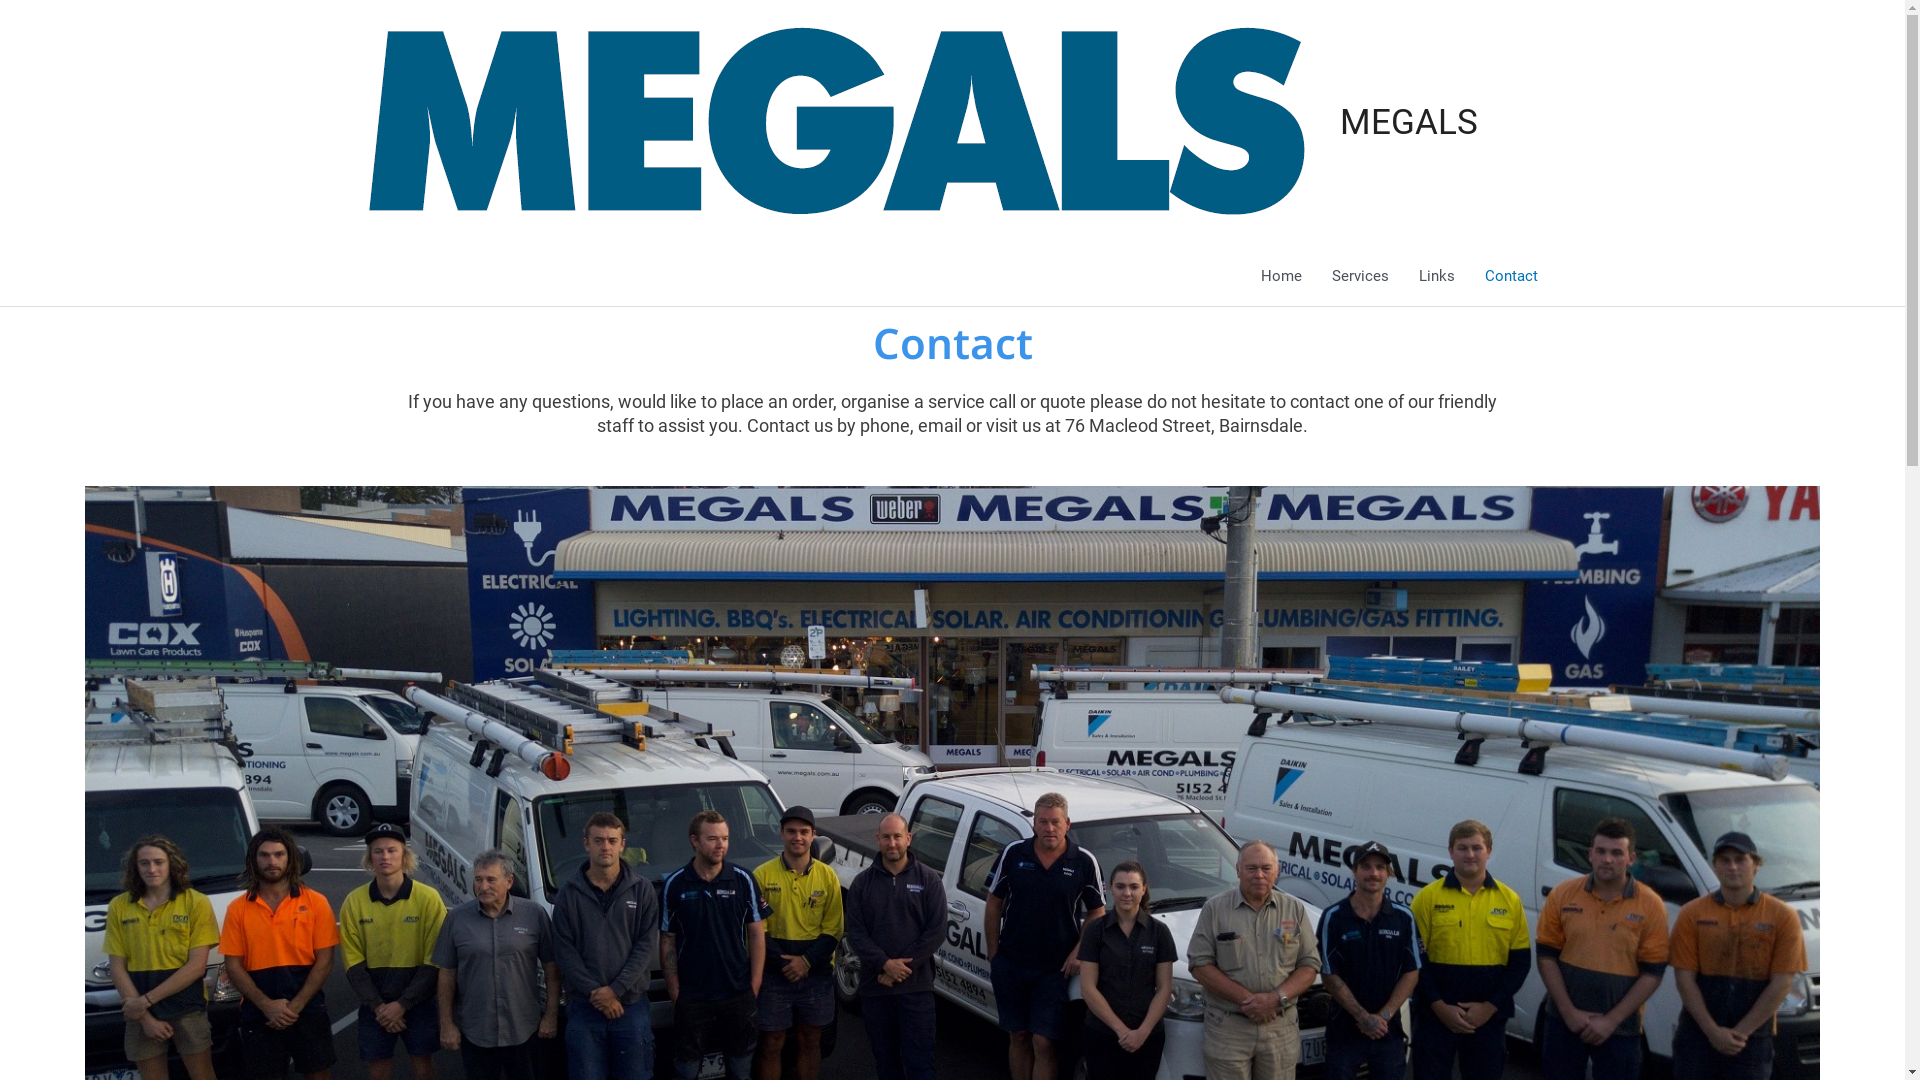 The height and width of the screenshot is (1080, 1920). What do you see at coordinates (1511, 276) in the screenshot?
I see `'Contact'` at bounding box center [1511, 276].